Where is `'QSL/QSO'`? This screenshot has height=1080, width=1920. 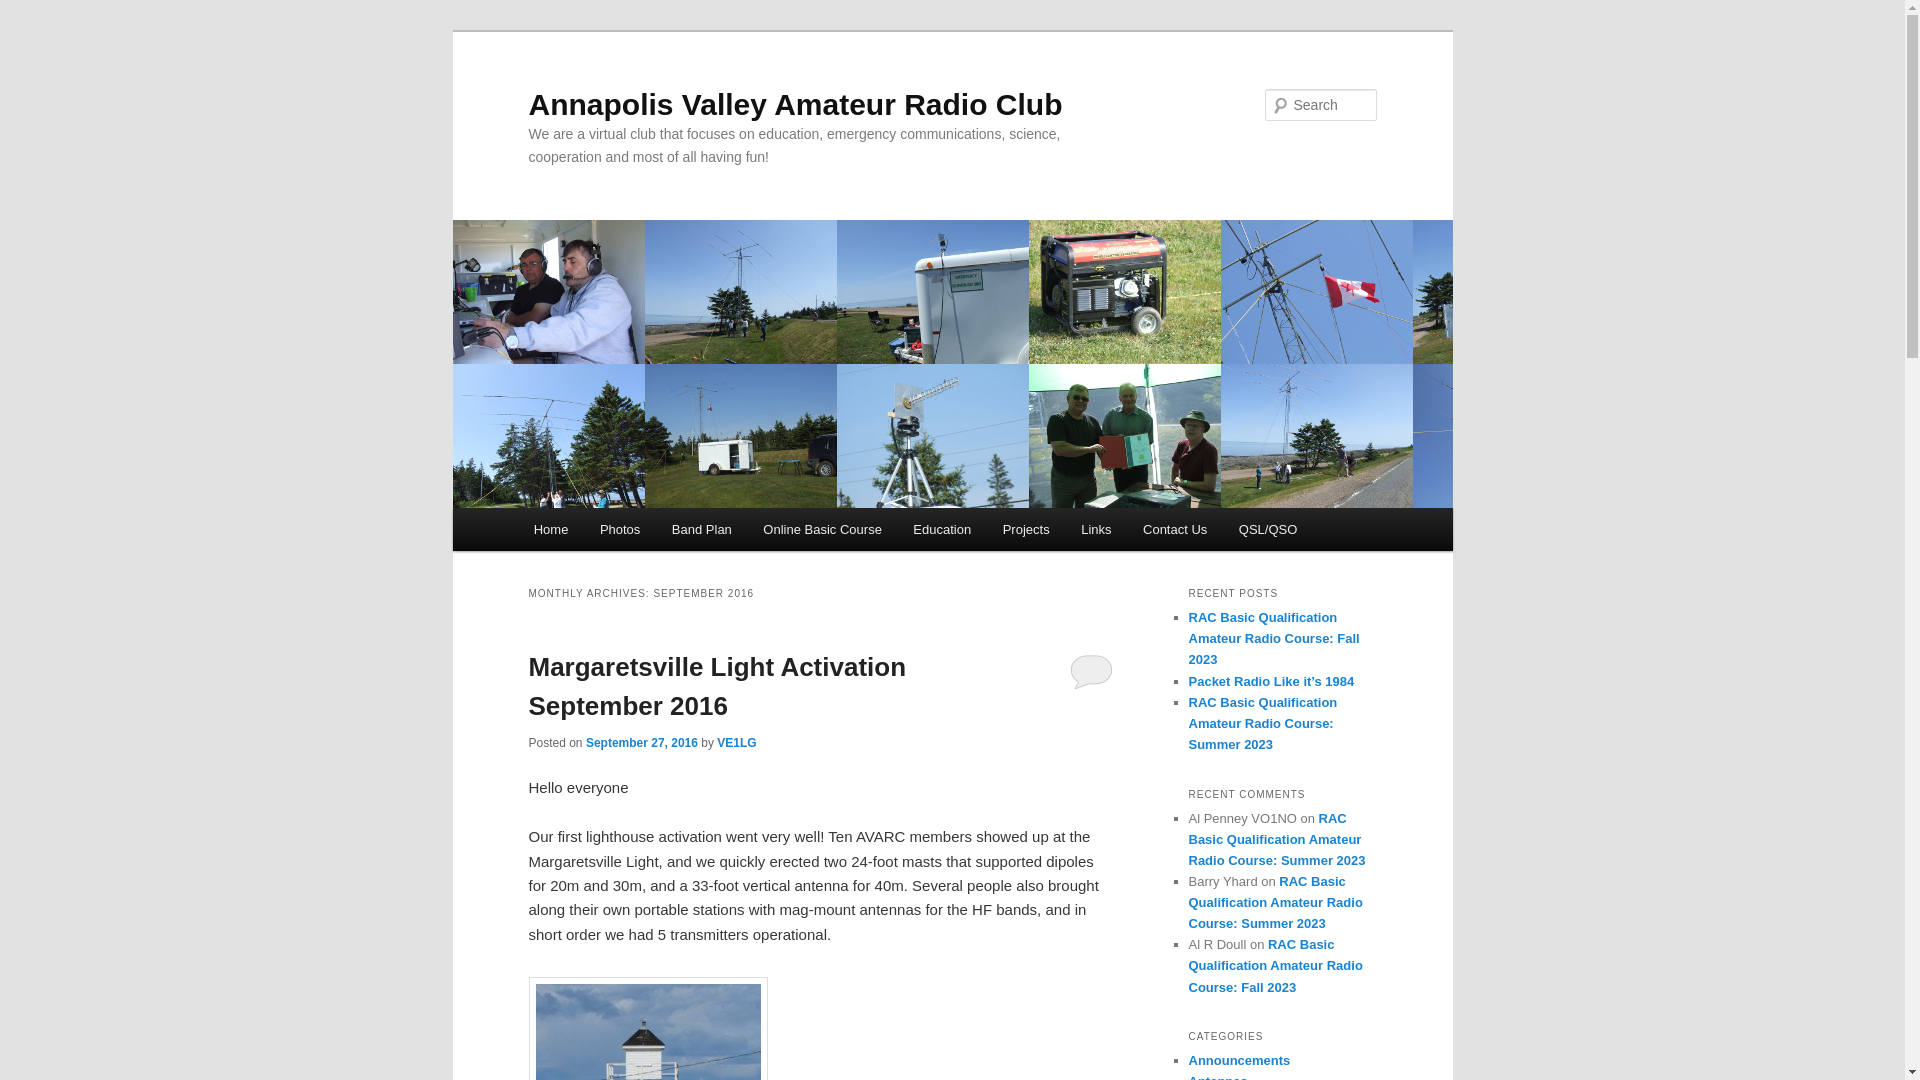
'QSL/QSO' is located at coordinates (1222, 528).